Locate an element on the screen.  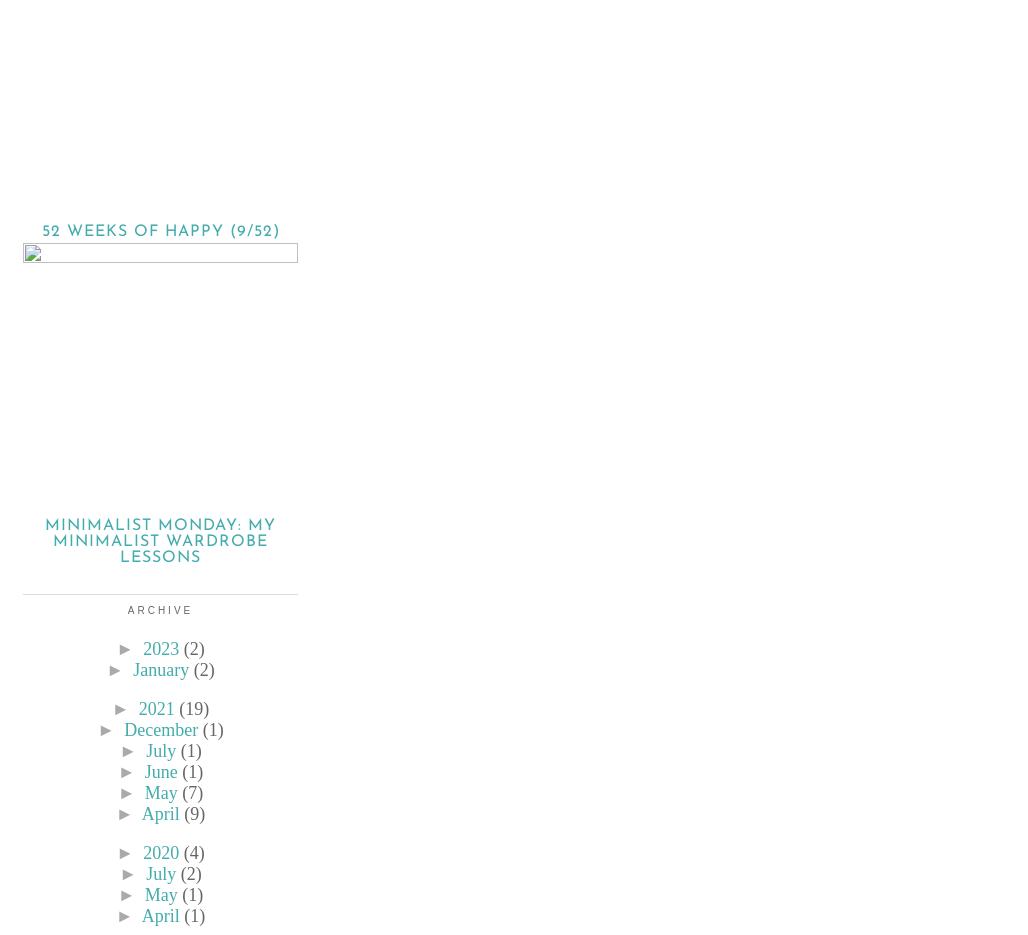
'Minimalist Monday: My Minimalist Wardrobe Lessons' is located at coordinates (160, 541).